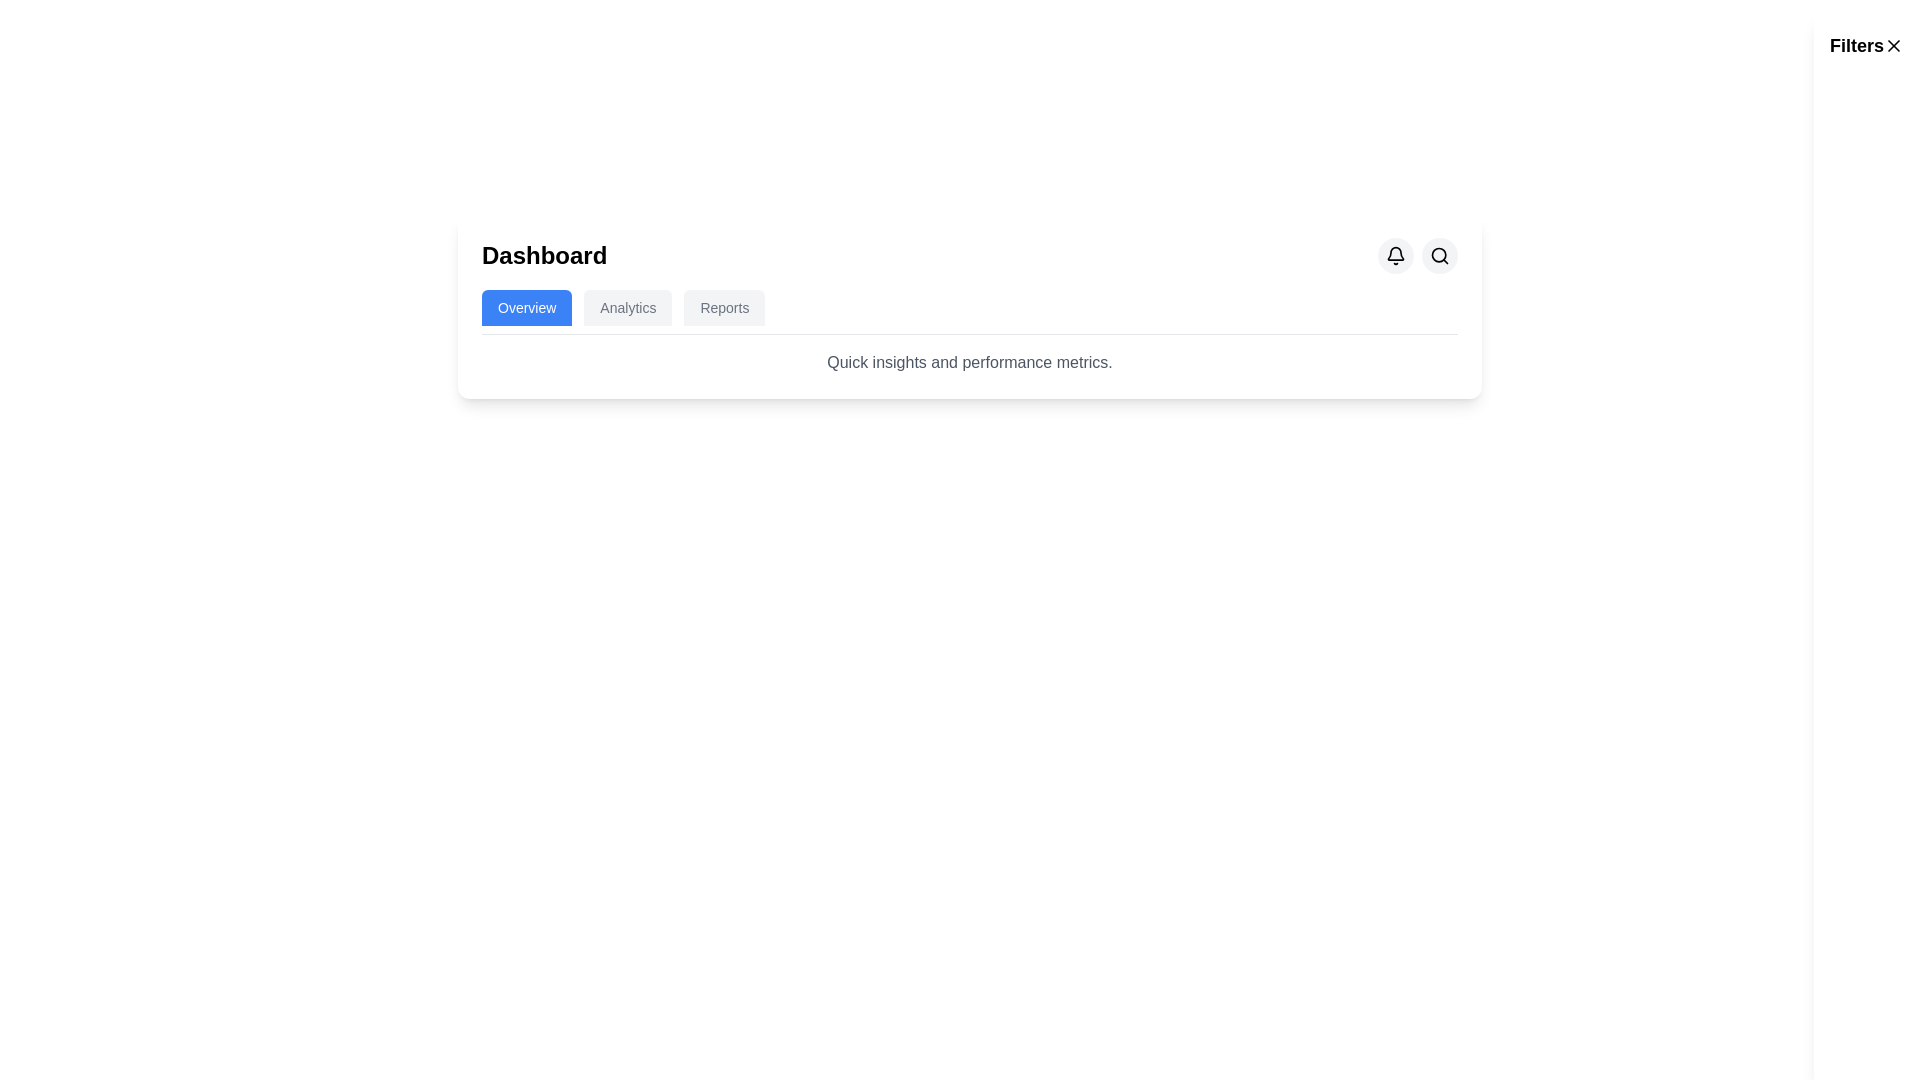 This screenshot has height=1080, width=1920. What do you see at coordinates (1395, 254) in the screenshot?
I see `the circular button with a light gray background and a bell icon located at the top-right corner of the main content area` at bounding box center [1395, 254].